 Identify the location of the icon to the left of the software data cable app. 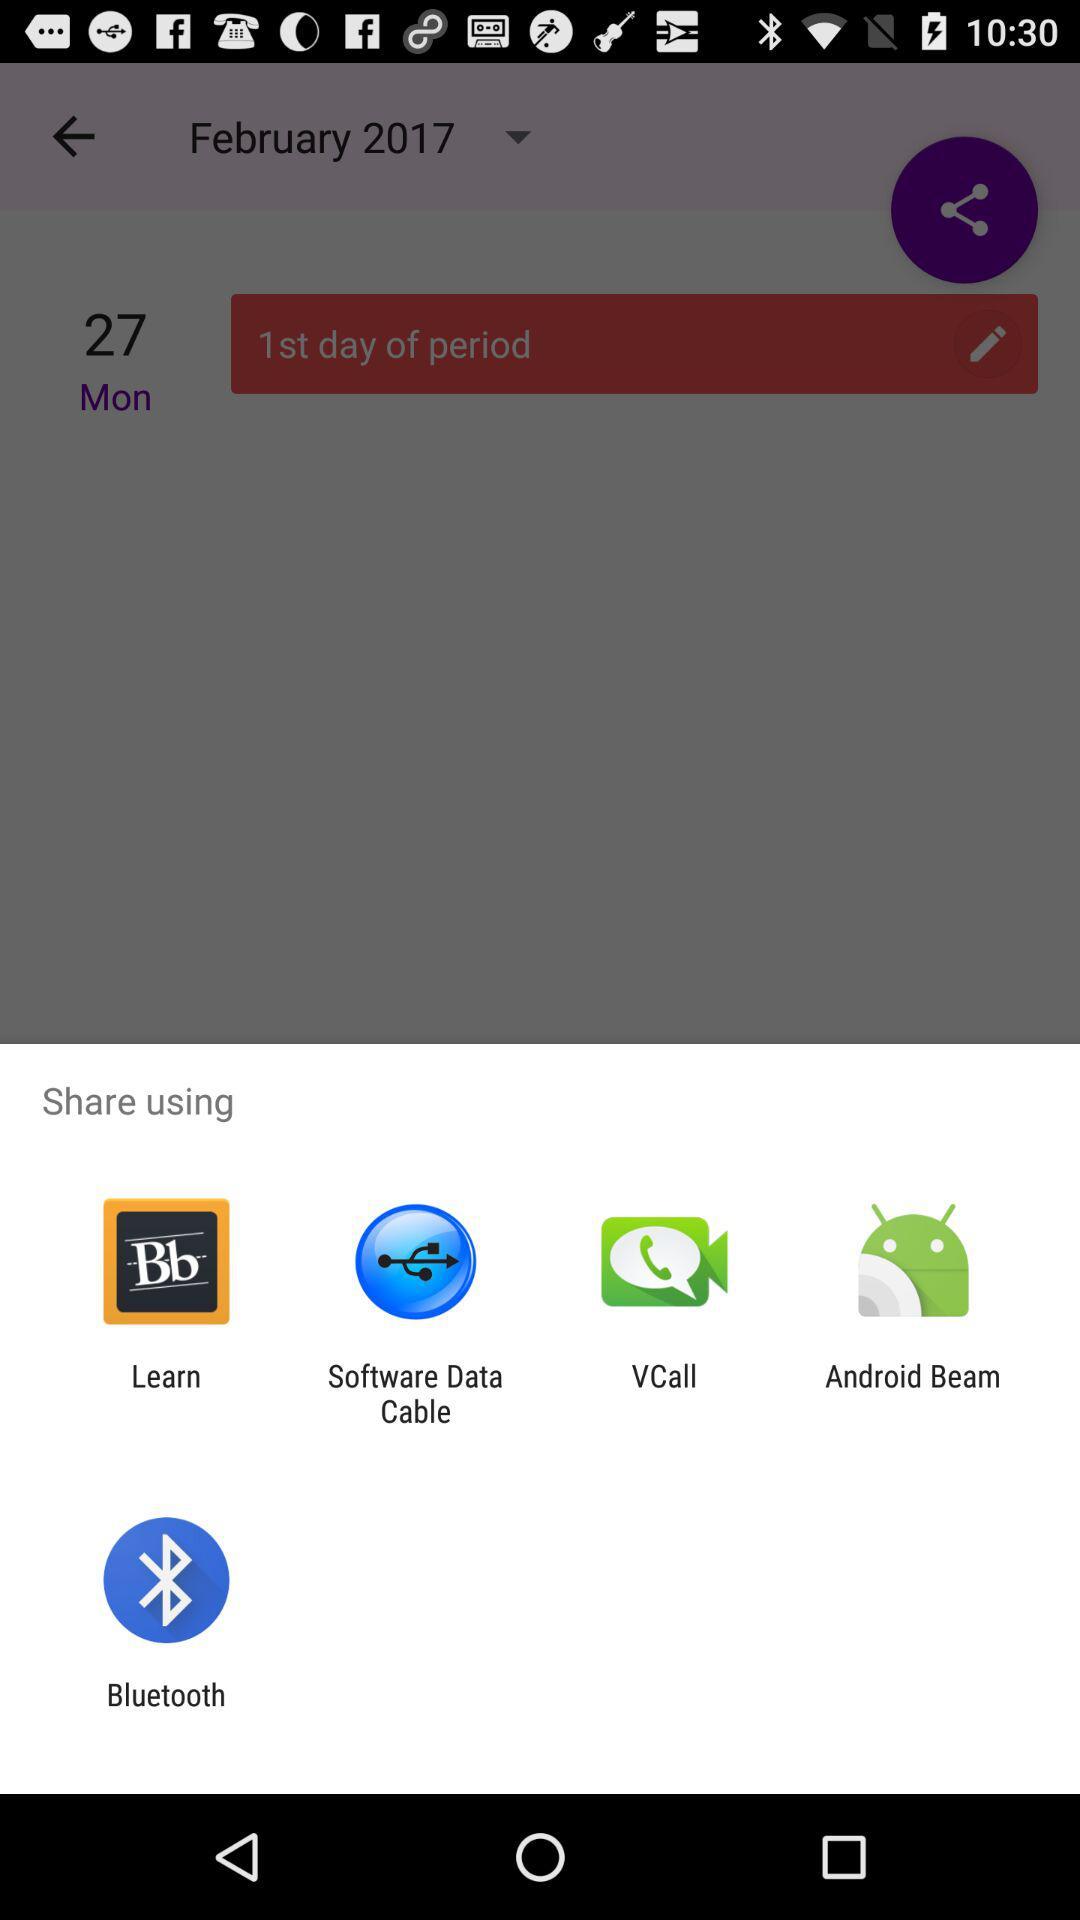
(165, 1392).